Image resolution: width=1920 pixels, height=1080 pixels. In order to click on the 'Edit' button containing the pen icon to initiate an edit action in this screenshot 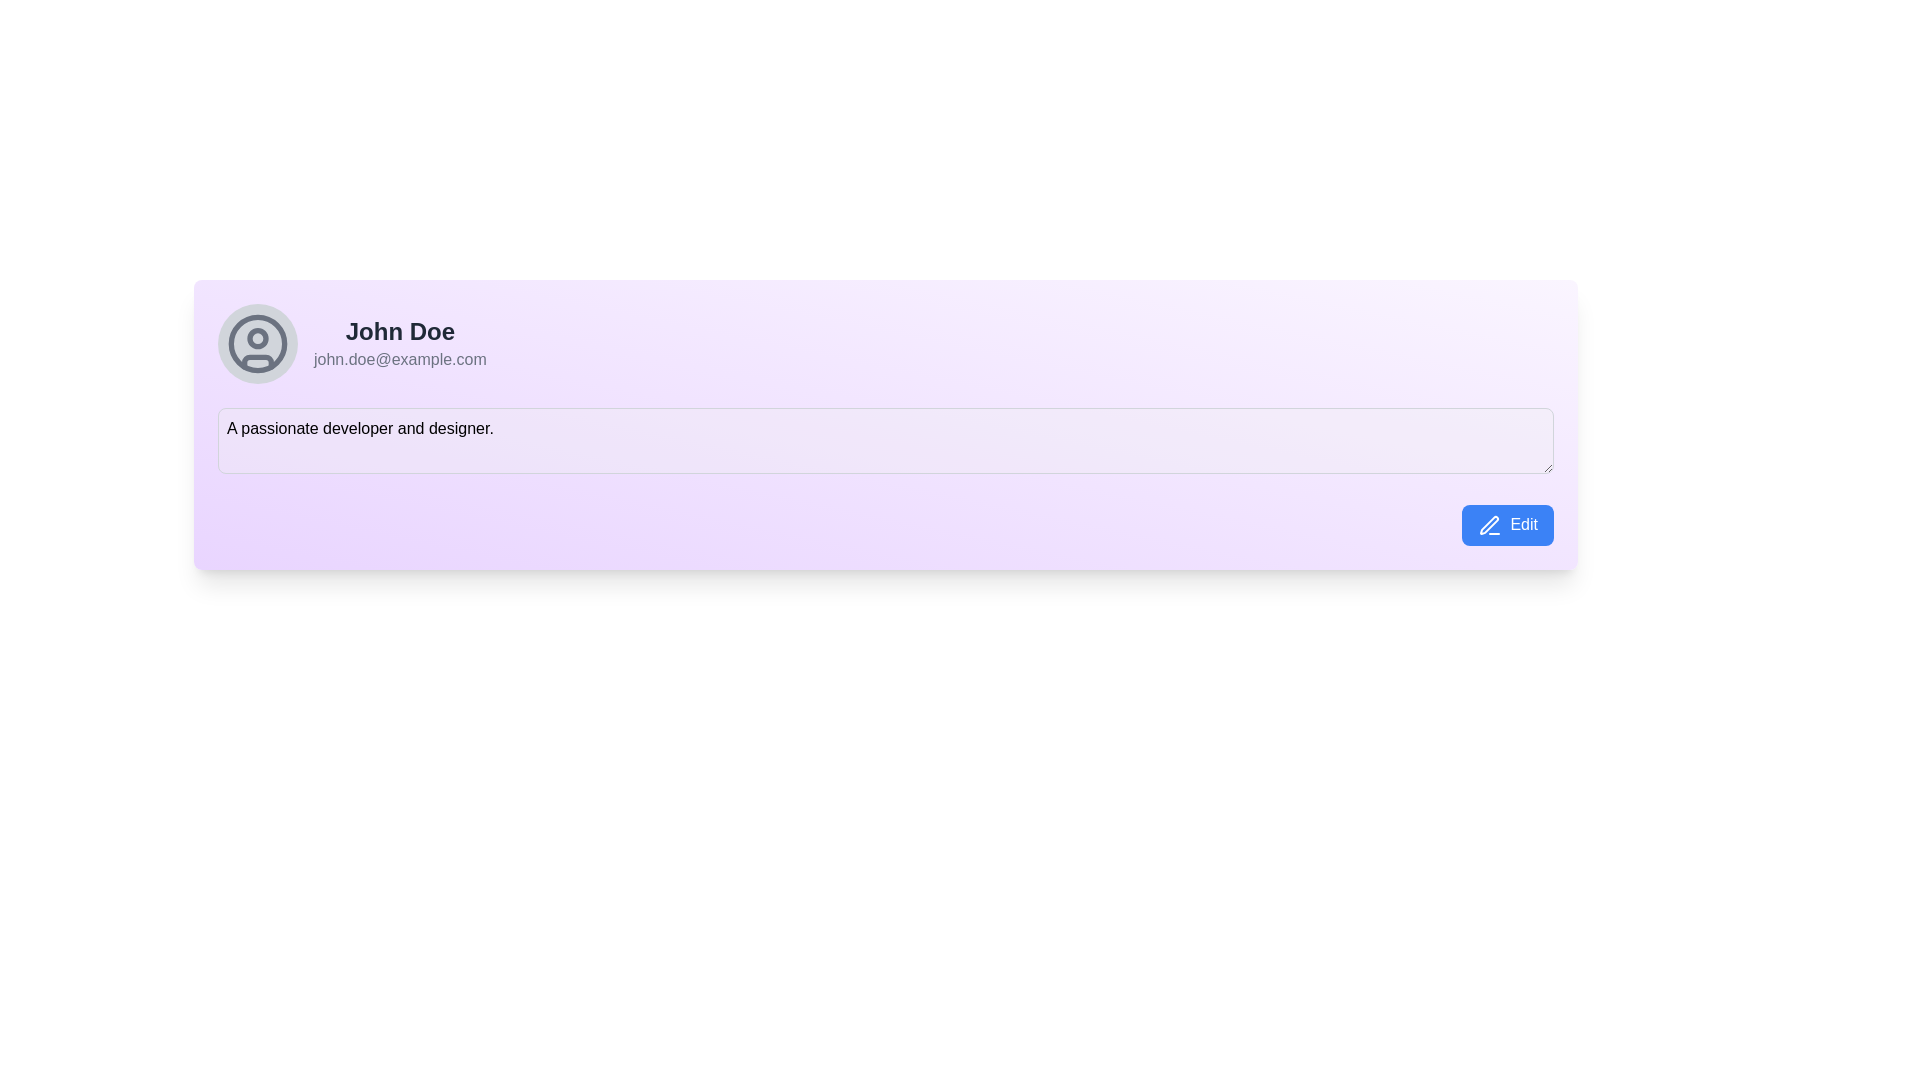, I will do `click(1490, 524)`.